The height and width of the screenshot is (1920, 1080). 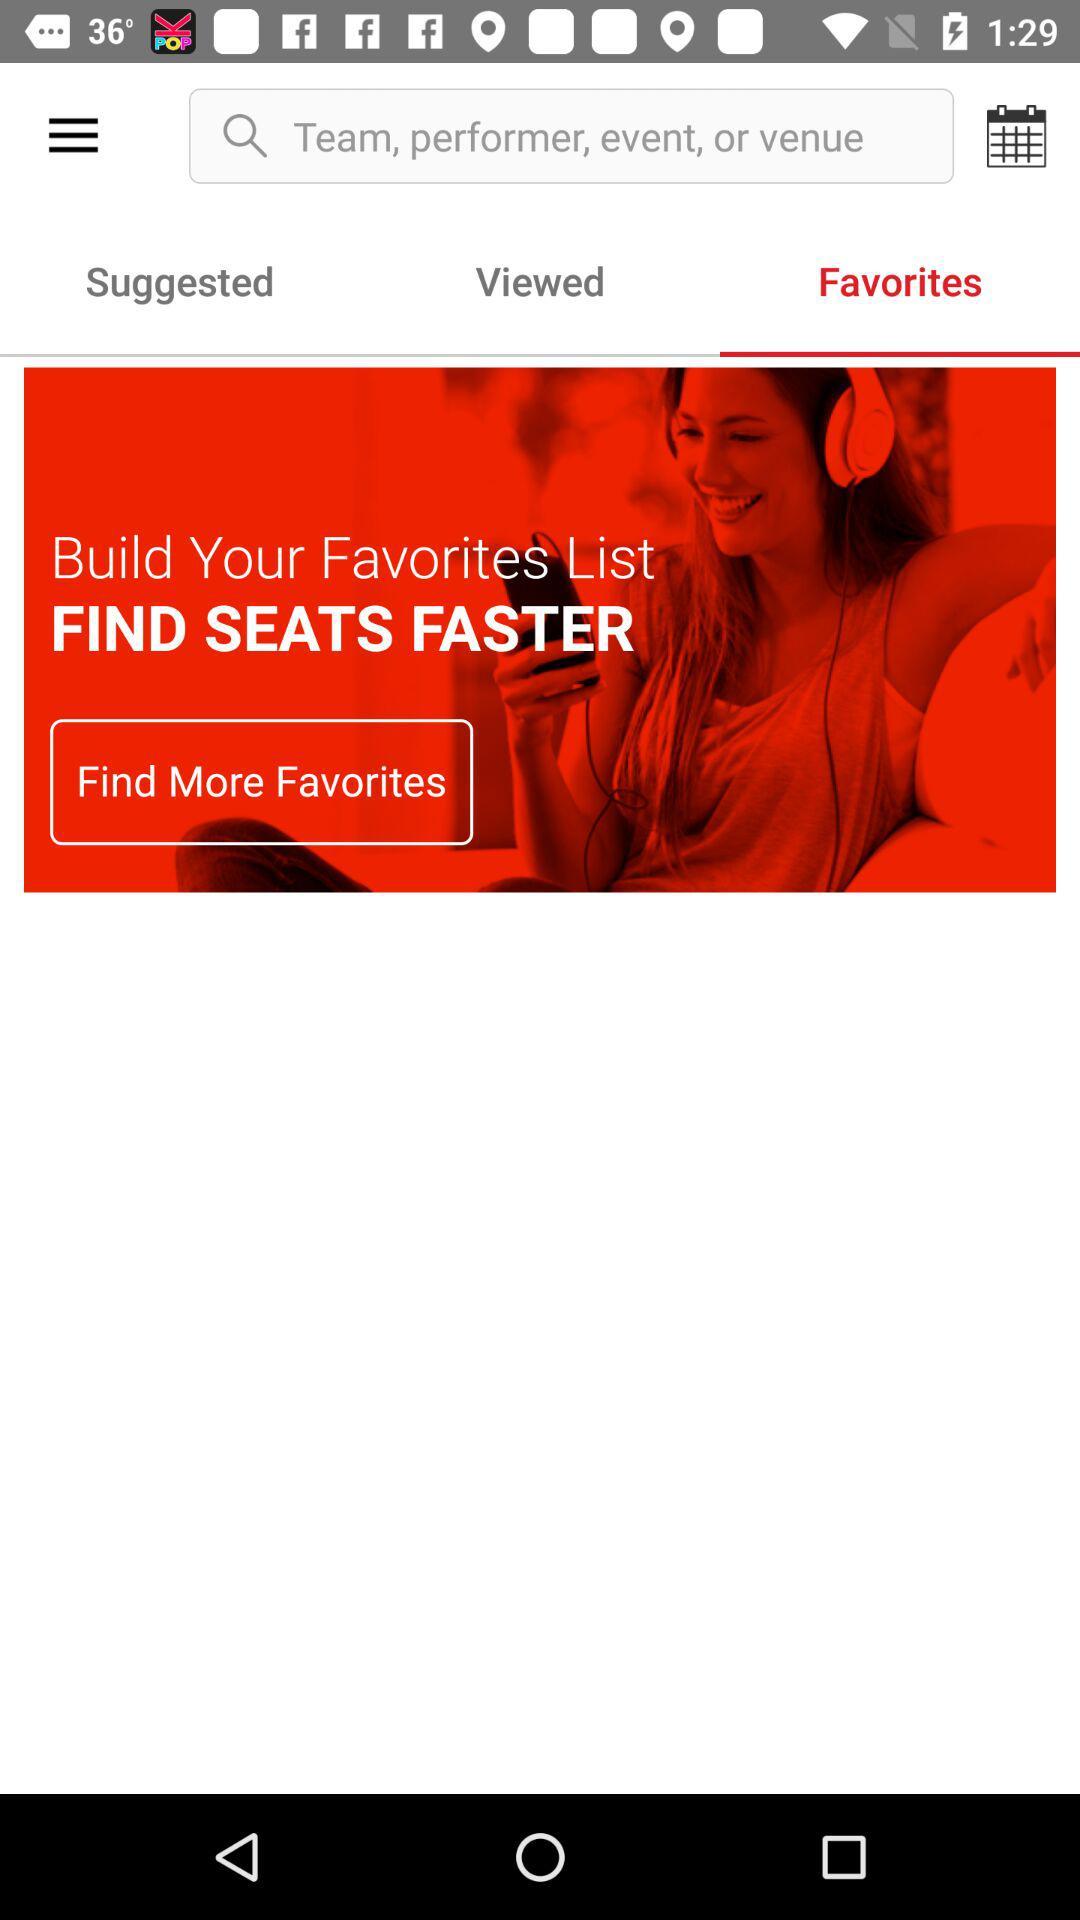 I want to click on the icon below find seats faster, so click(x=260, y=781).